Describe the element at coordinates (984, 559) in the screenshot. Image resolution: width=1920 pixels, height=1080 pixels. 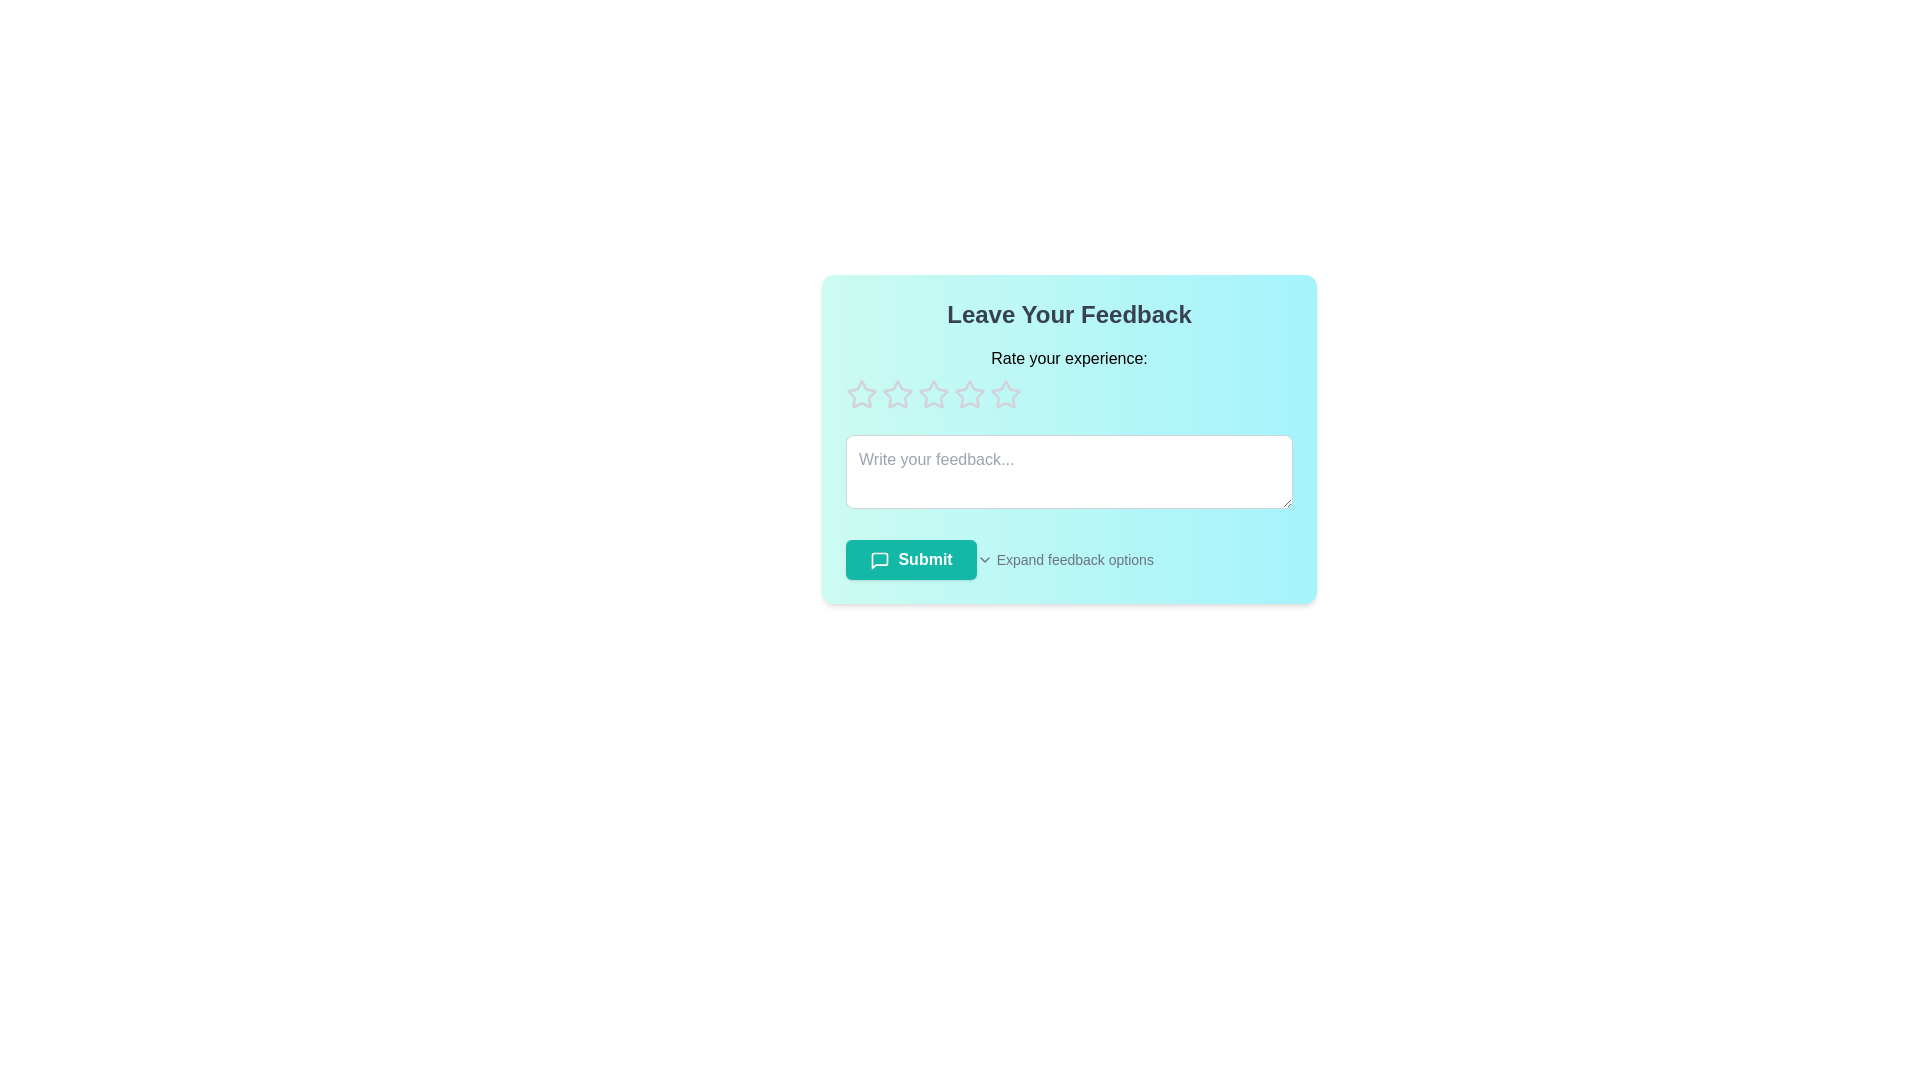
I see `the Dropdown trigger (chevron icon) which is a small downward-pointing chevron icon located to the right of the text 'Expand feedback options'` at that location.